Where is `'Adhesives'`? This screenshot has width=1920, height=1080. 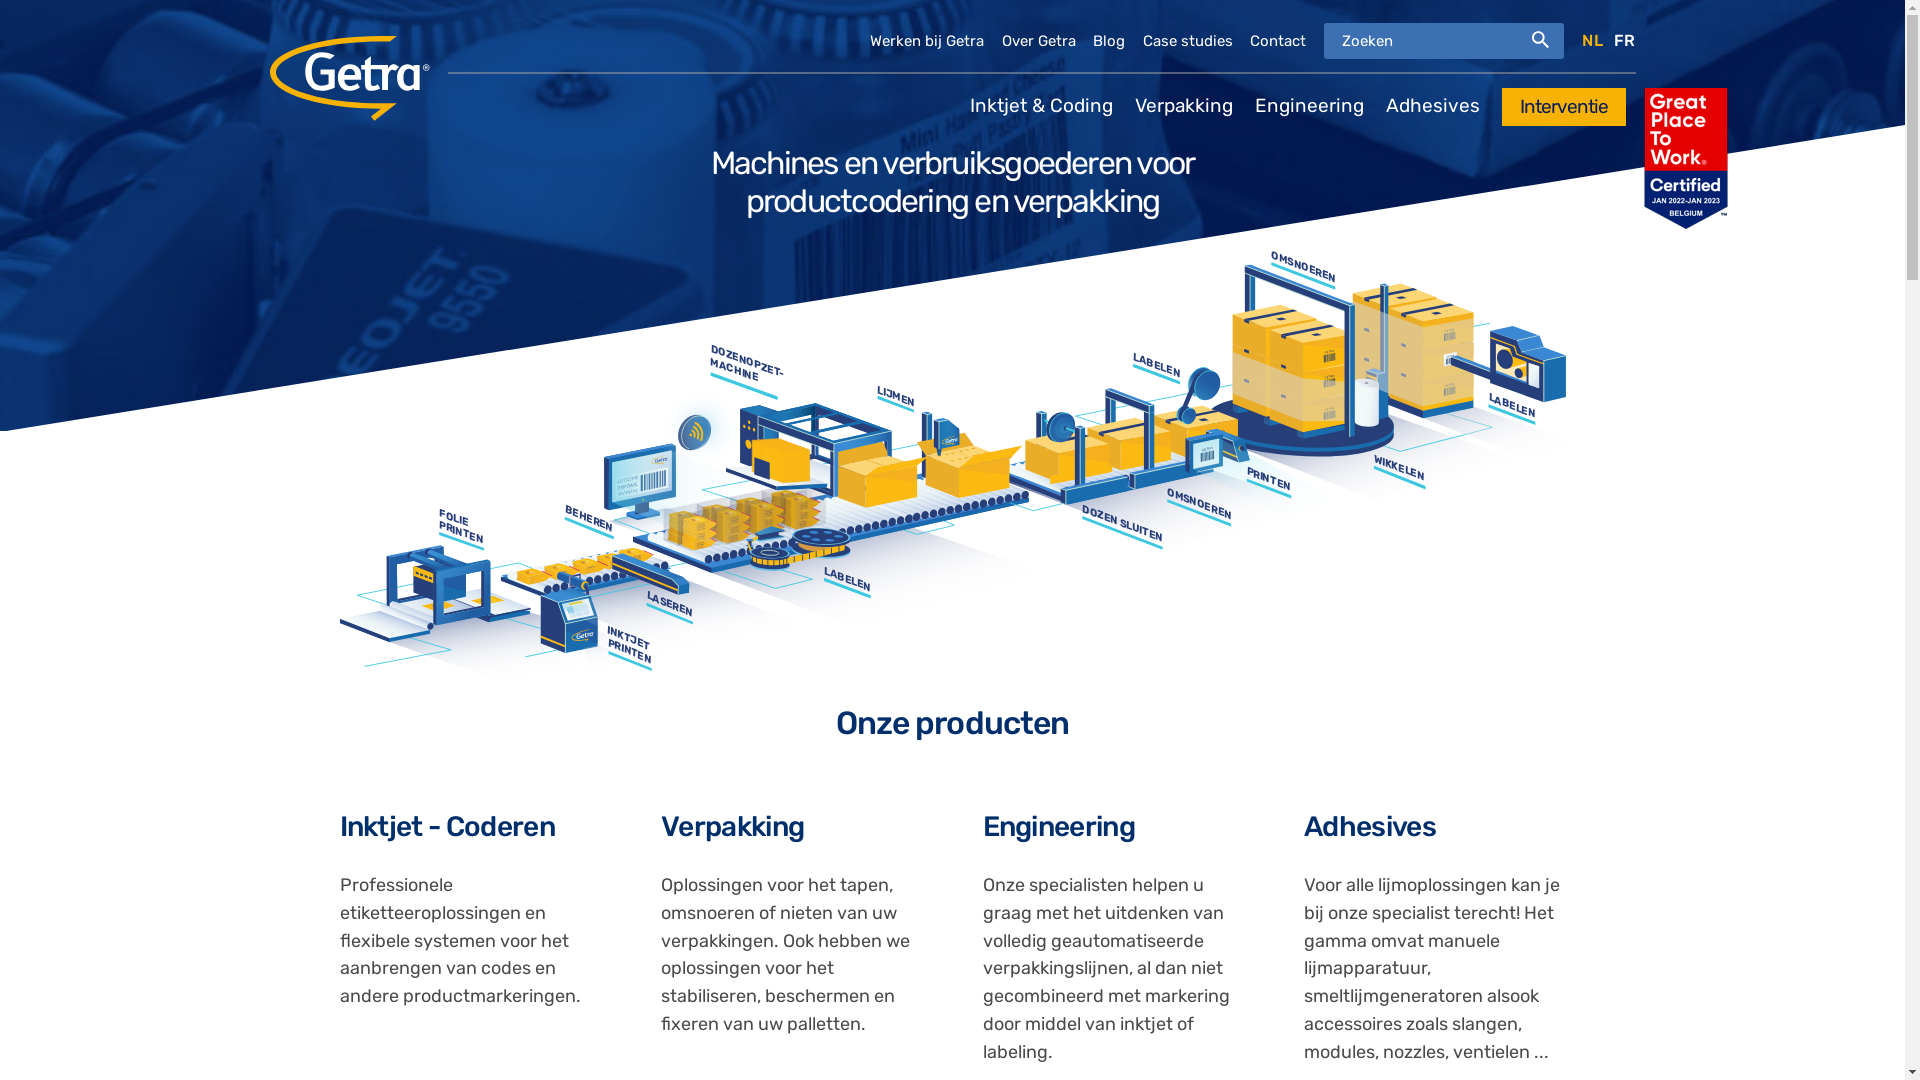 'Adhesives' is located at coordinates (1432, 105).